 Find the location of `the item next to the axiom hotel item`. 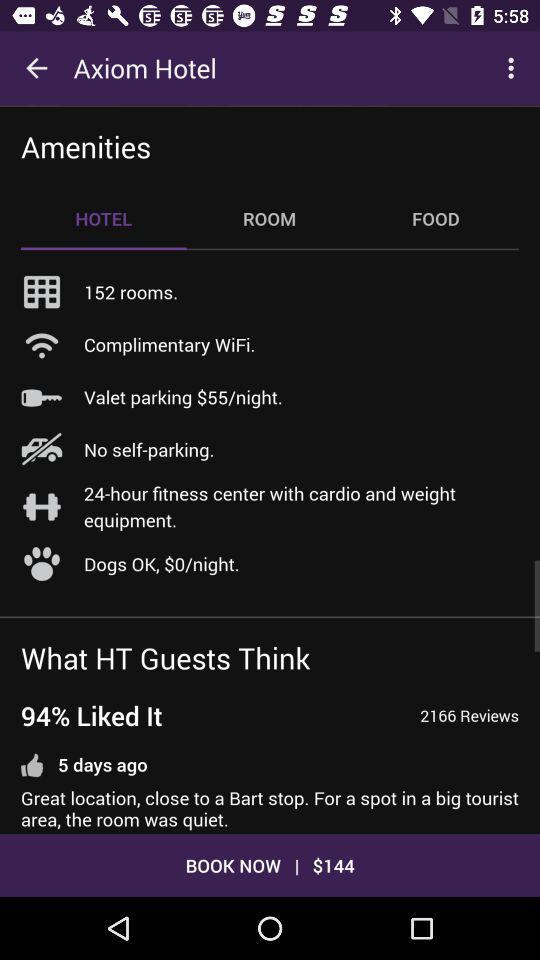

the item next to the axiom hotel item is located at coordinates (36, 68).